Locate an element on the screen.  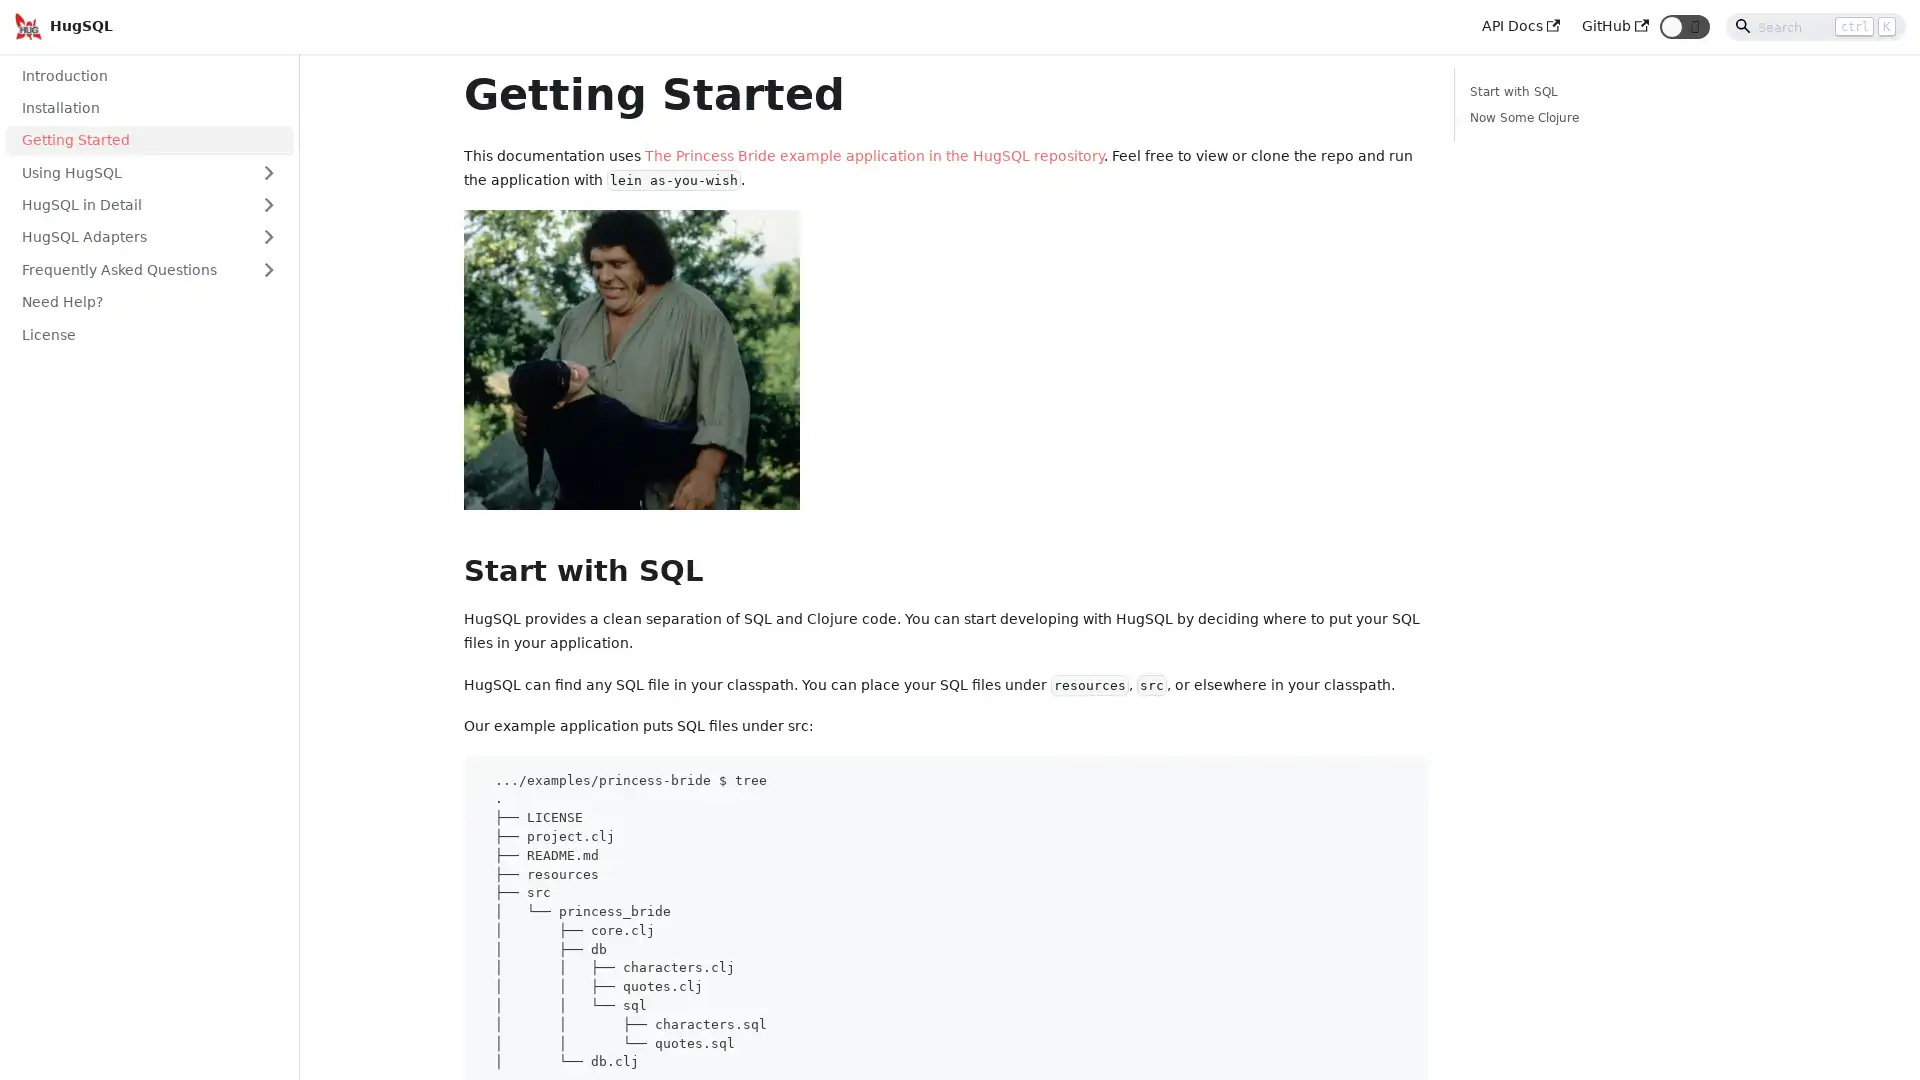
Copy code to clipboard is located at coordinates (1393, 775).